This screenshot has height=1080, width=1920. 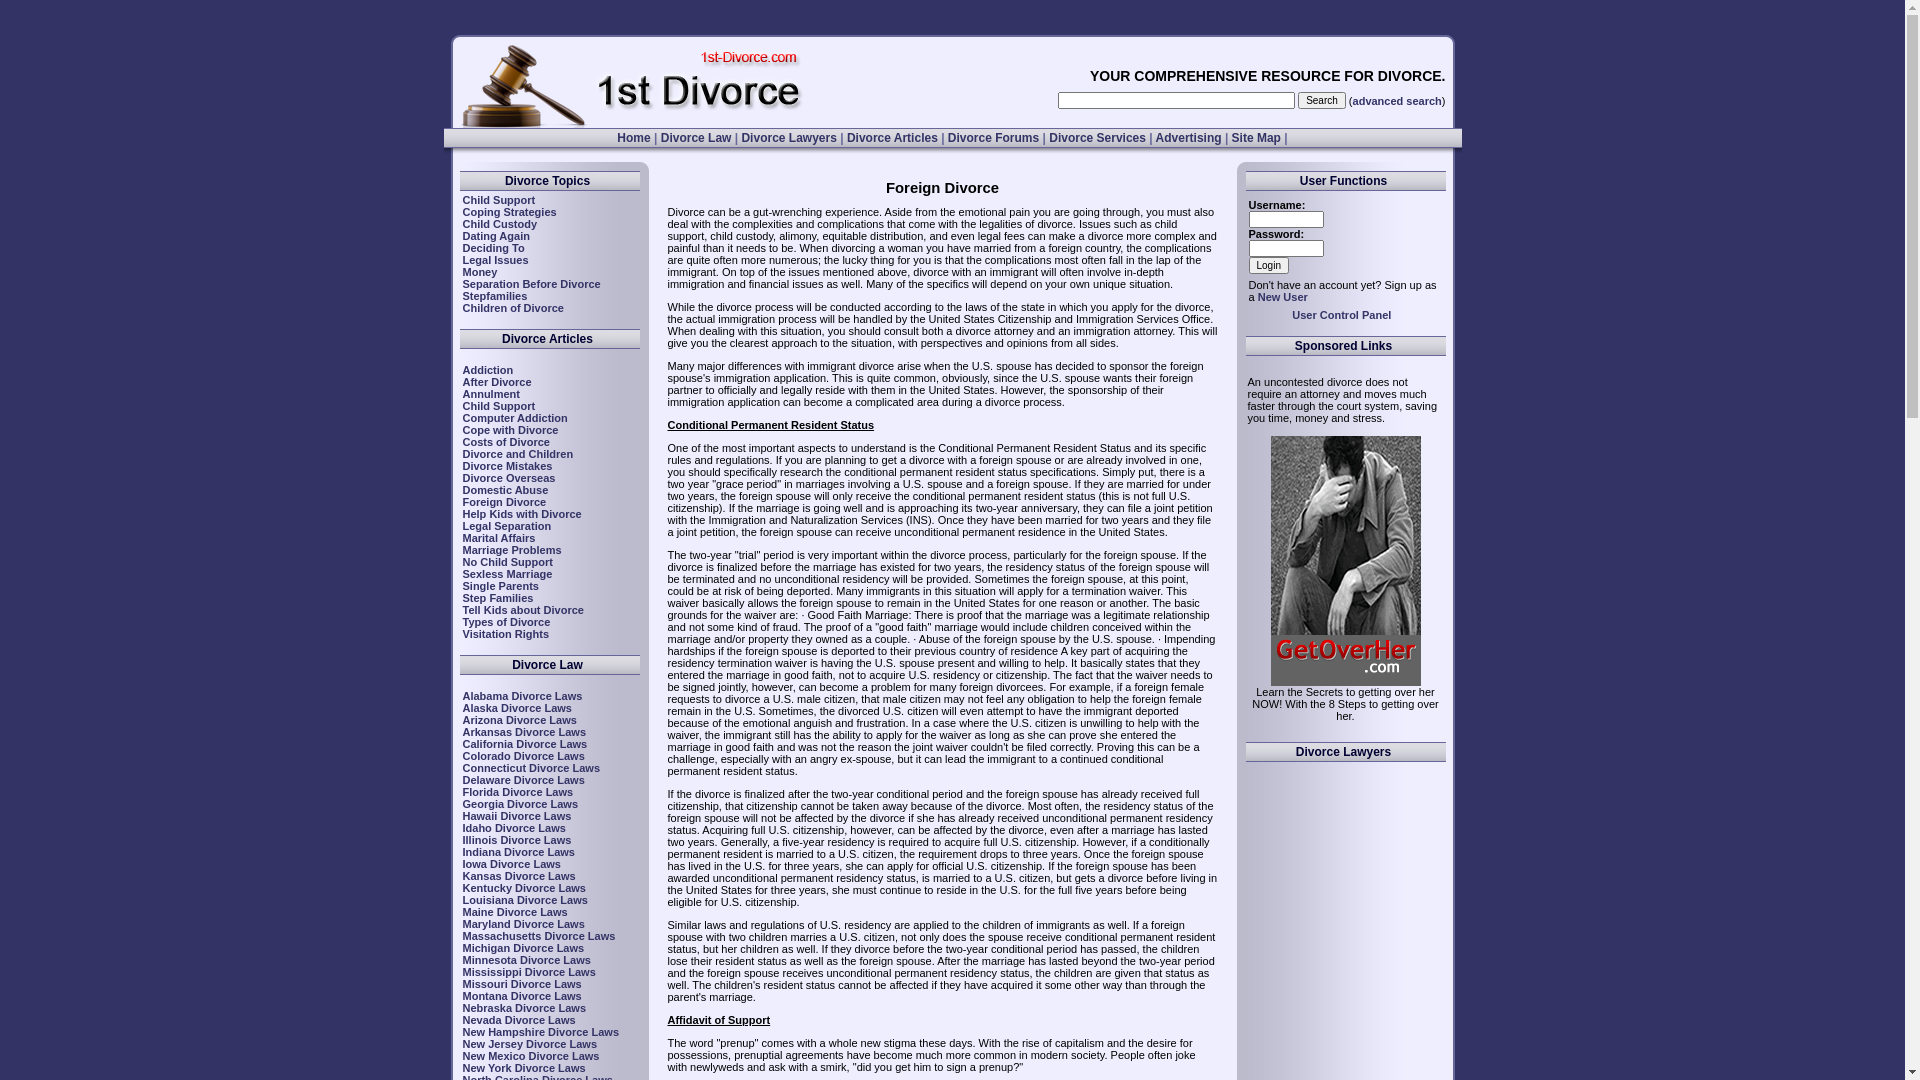 What do you see at coordinates (523, 778) in the screenshot?
I see `'Delaware Divorce Laws'` at bounding box center [523, 778].